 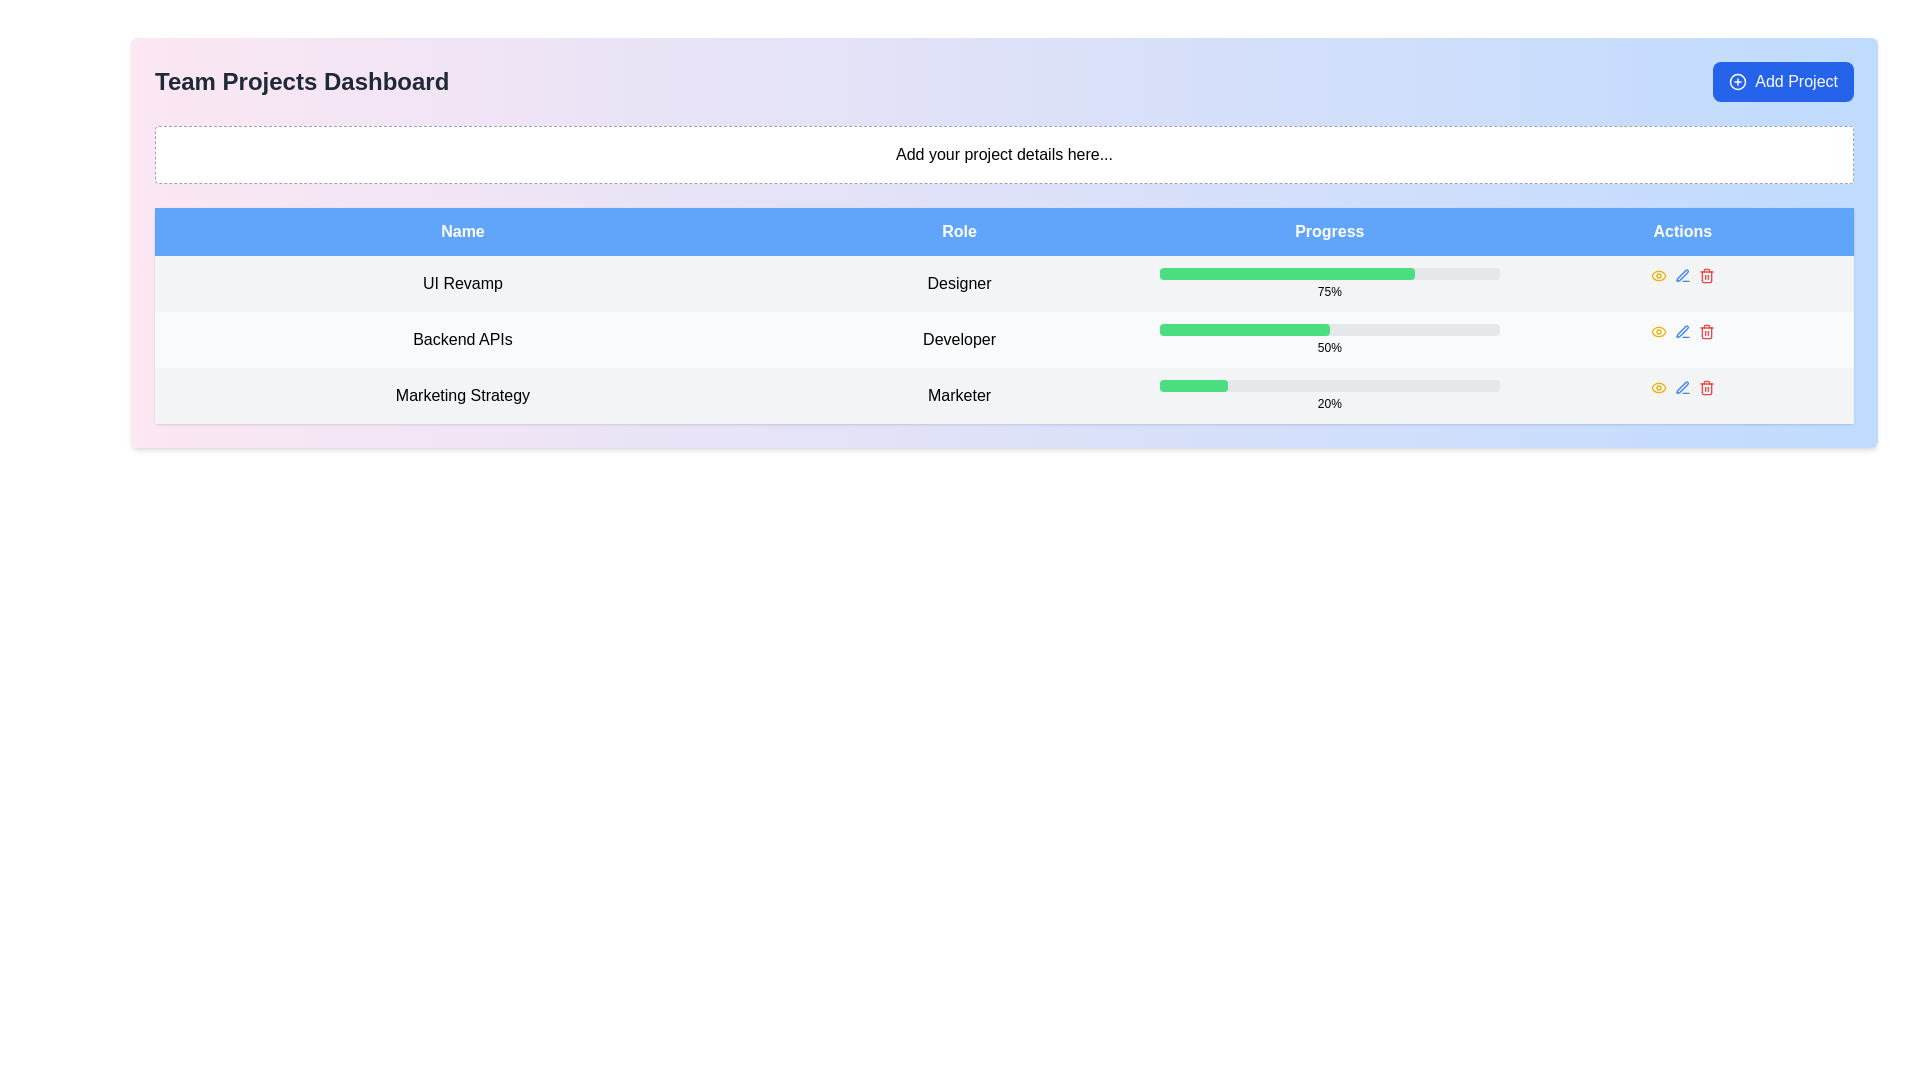 What do you see at coordinates (958, 338) in the screenshot?
I see `the text label displaying 'Developer' in the Role column of the Backend APIs row` at bounding box center [958, 338].